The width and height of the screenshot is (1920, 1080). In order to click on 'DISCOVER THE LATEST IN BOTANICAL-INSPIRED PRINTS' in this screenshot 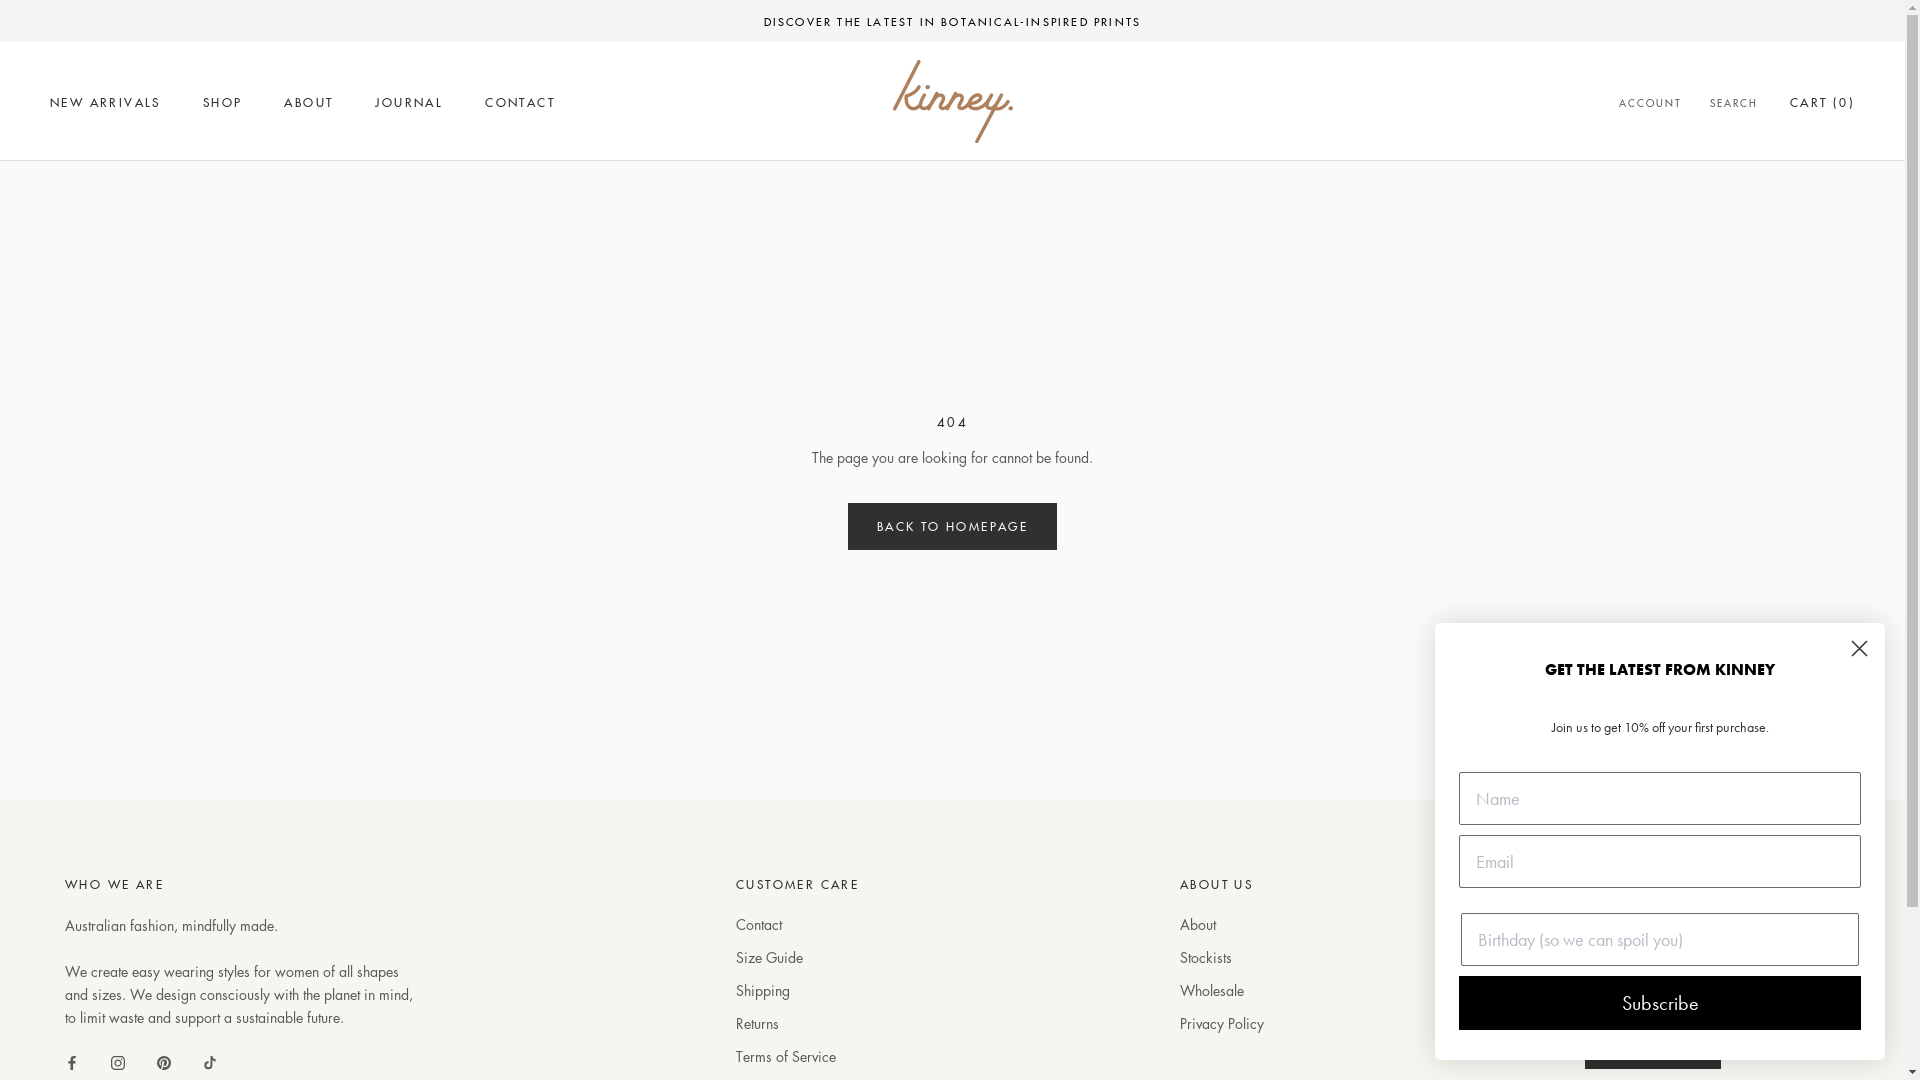, I will do `click(952, 20)`.